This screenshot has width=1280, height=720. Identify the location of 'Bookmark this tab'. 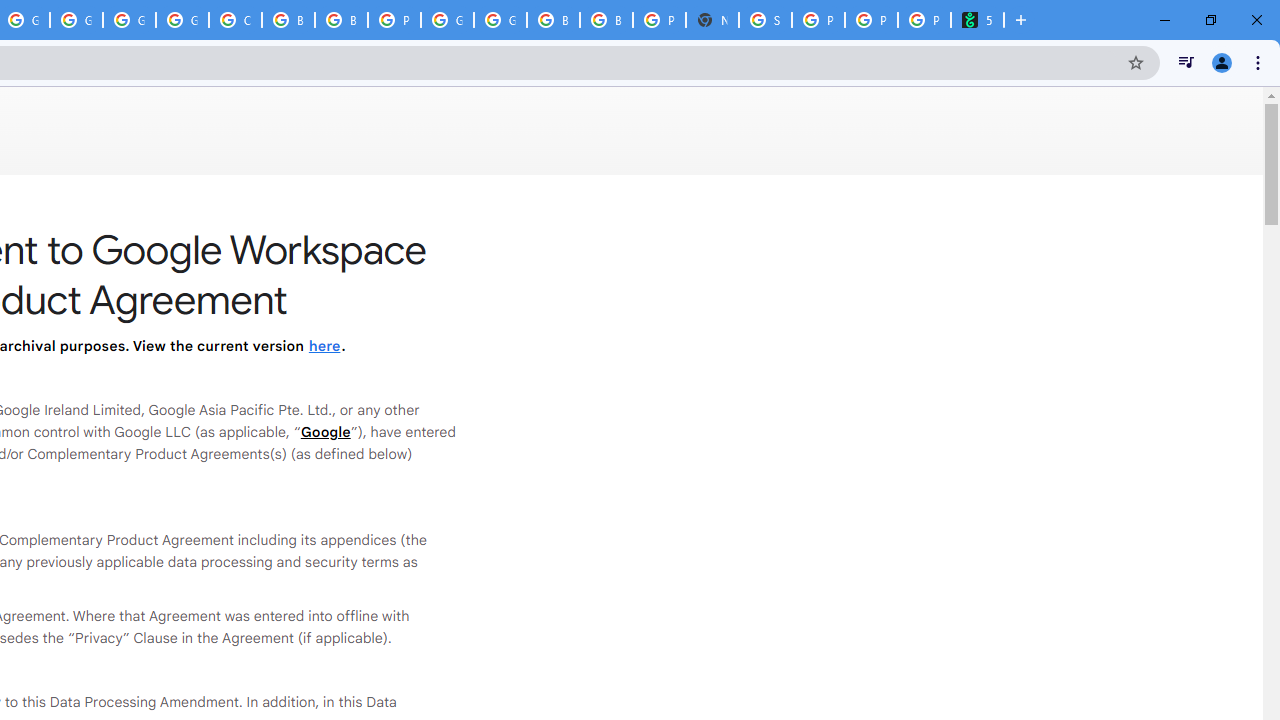
(1136, 61).